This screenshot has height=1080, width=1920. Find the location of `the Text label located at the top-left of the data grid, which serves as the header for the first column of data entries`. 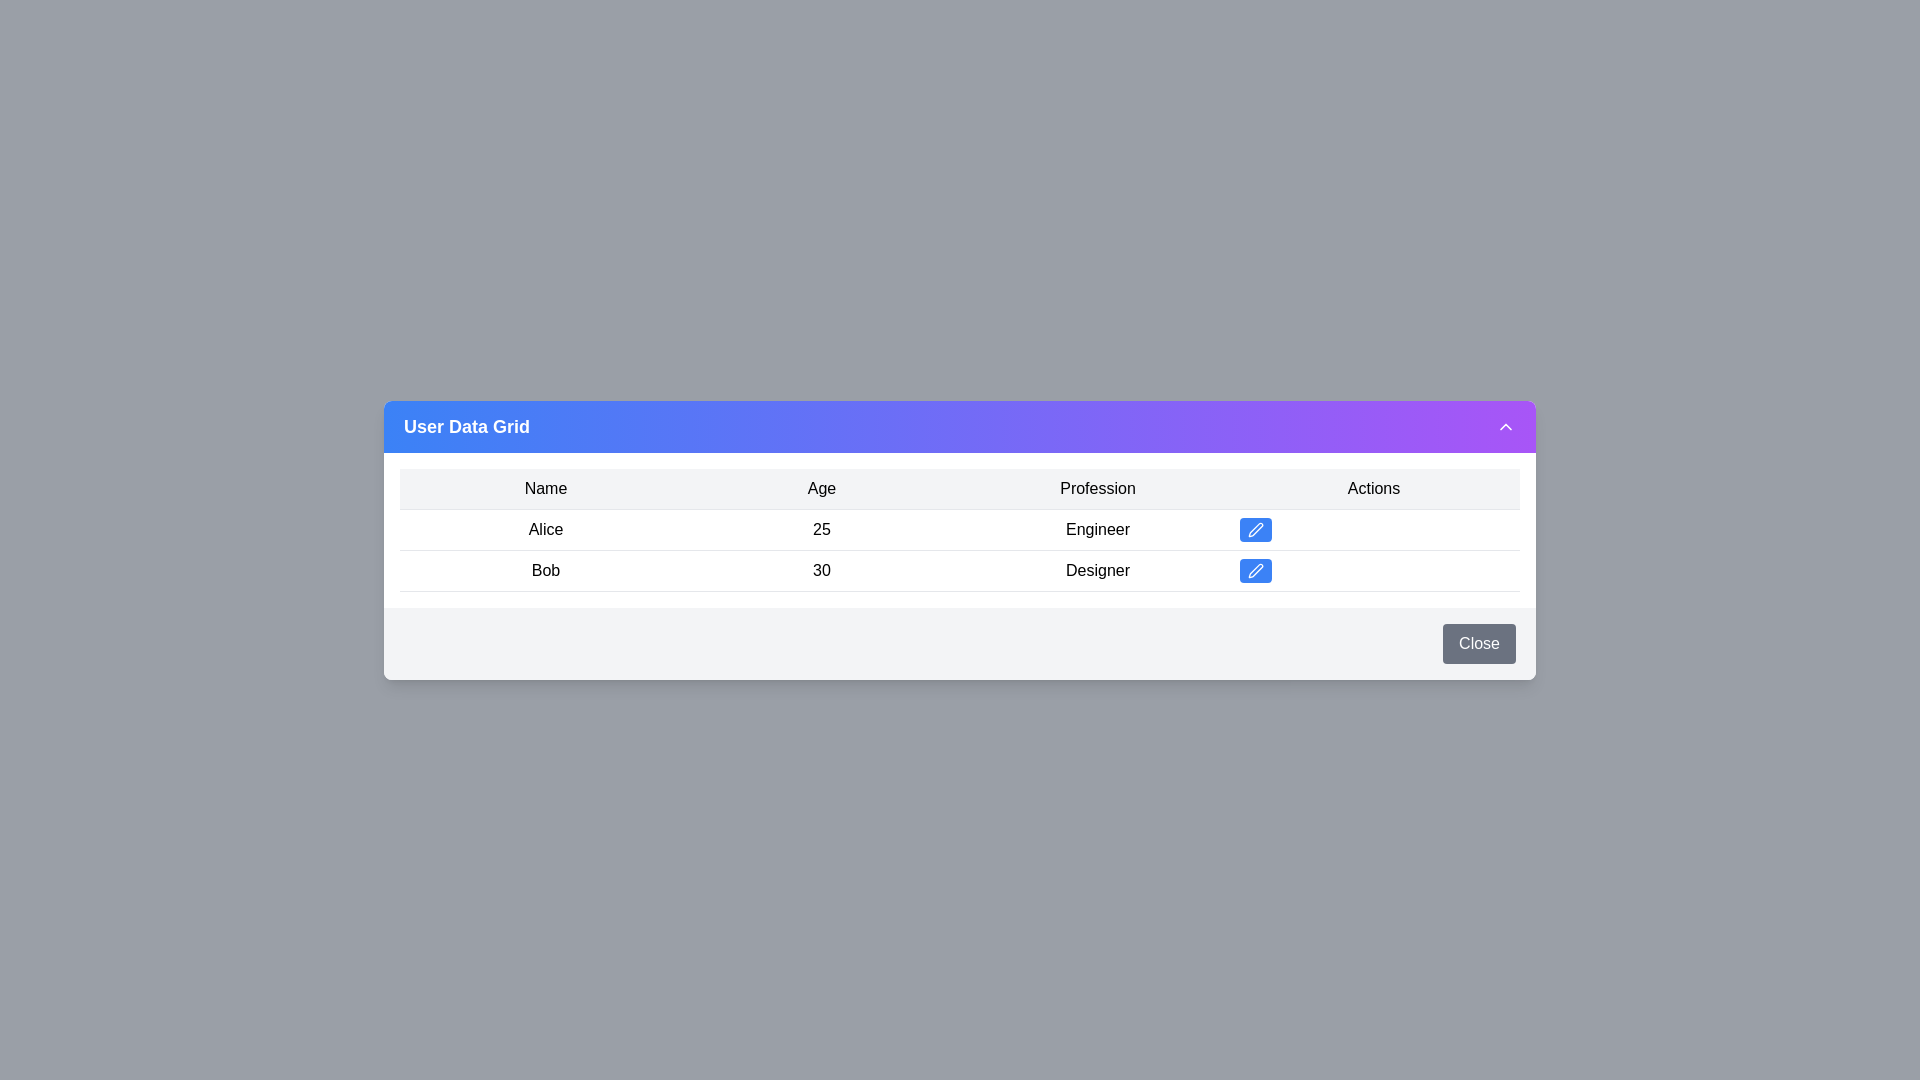

the Text label located at the top-left of the data grid, which serves as the header for the first column of data entries is located at coordinates (546, 488).